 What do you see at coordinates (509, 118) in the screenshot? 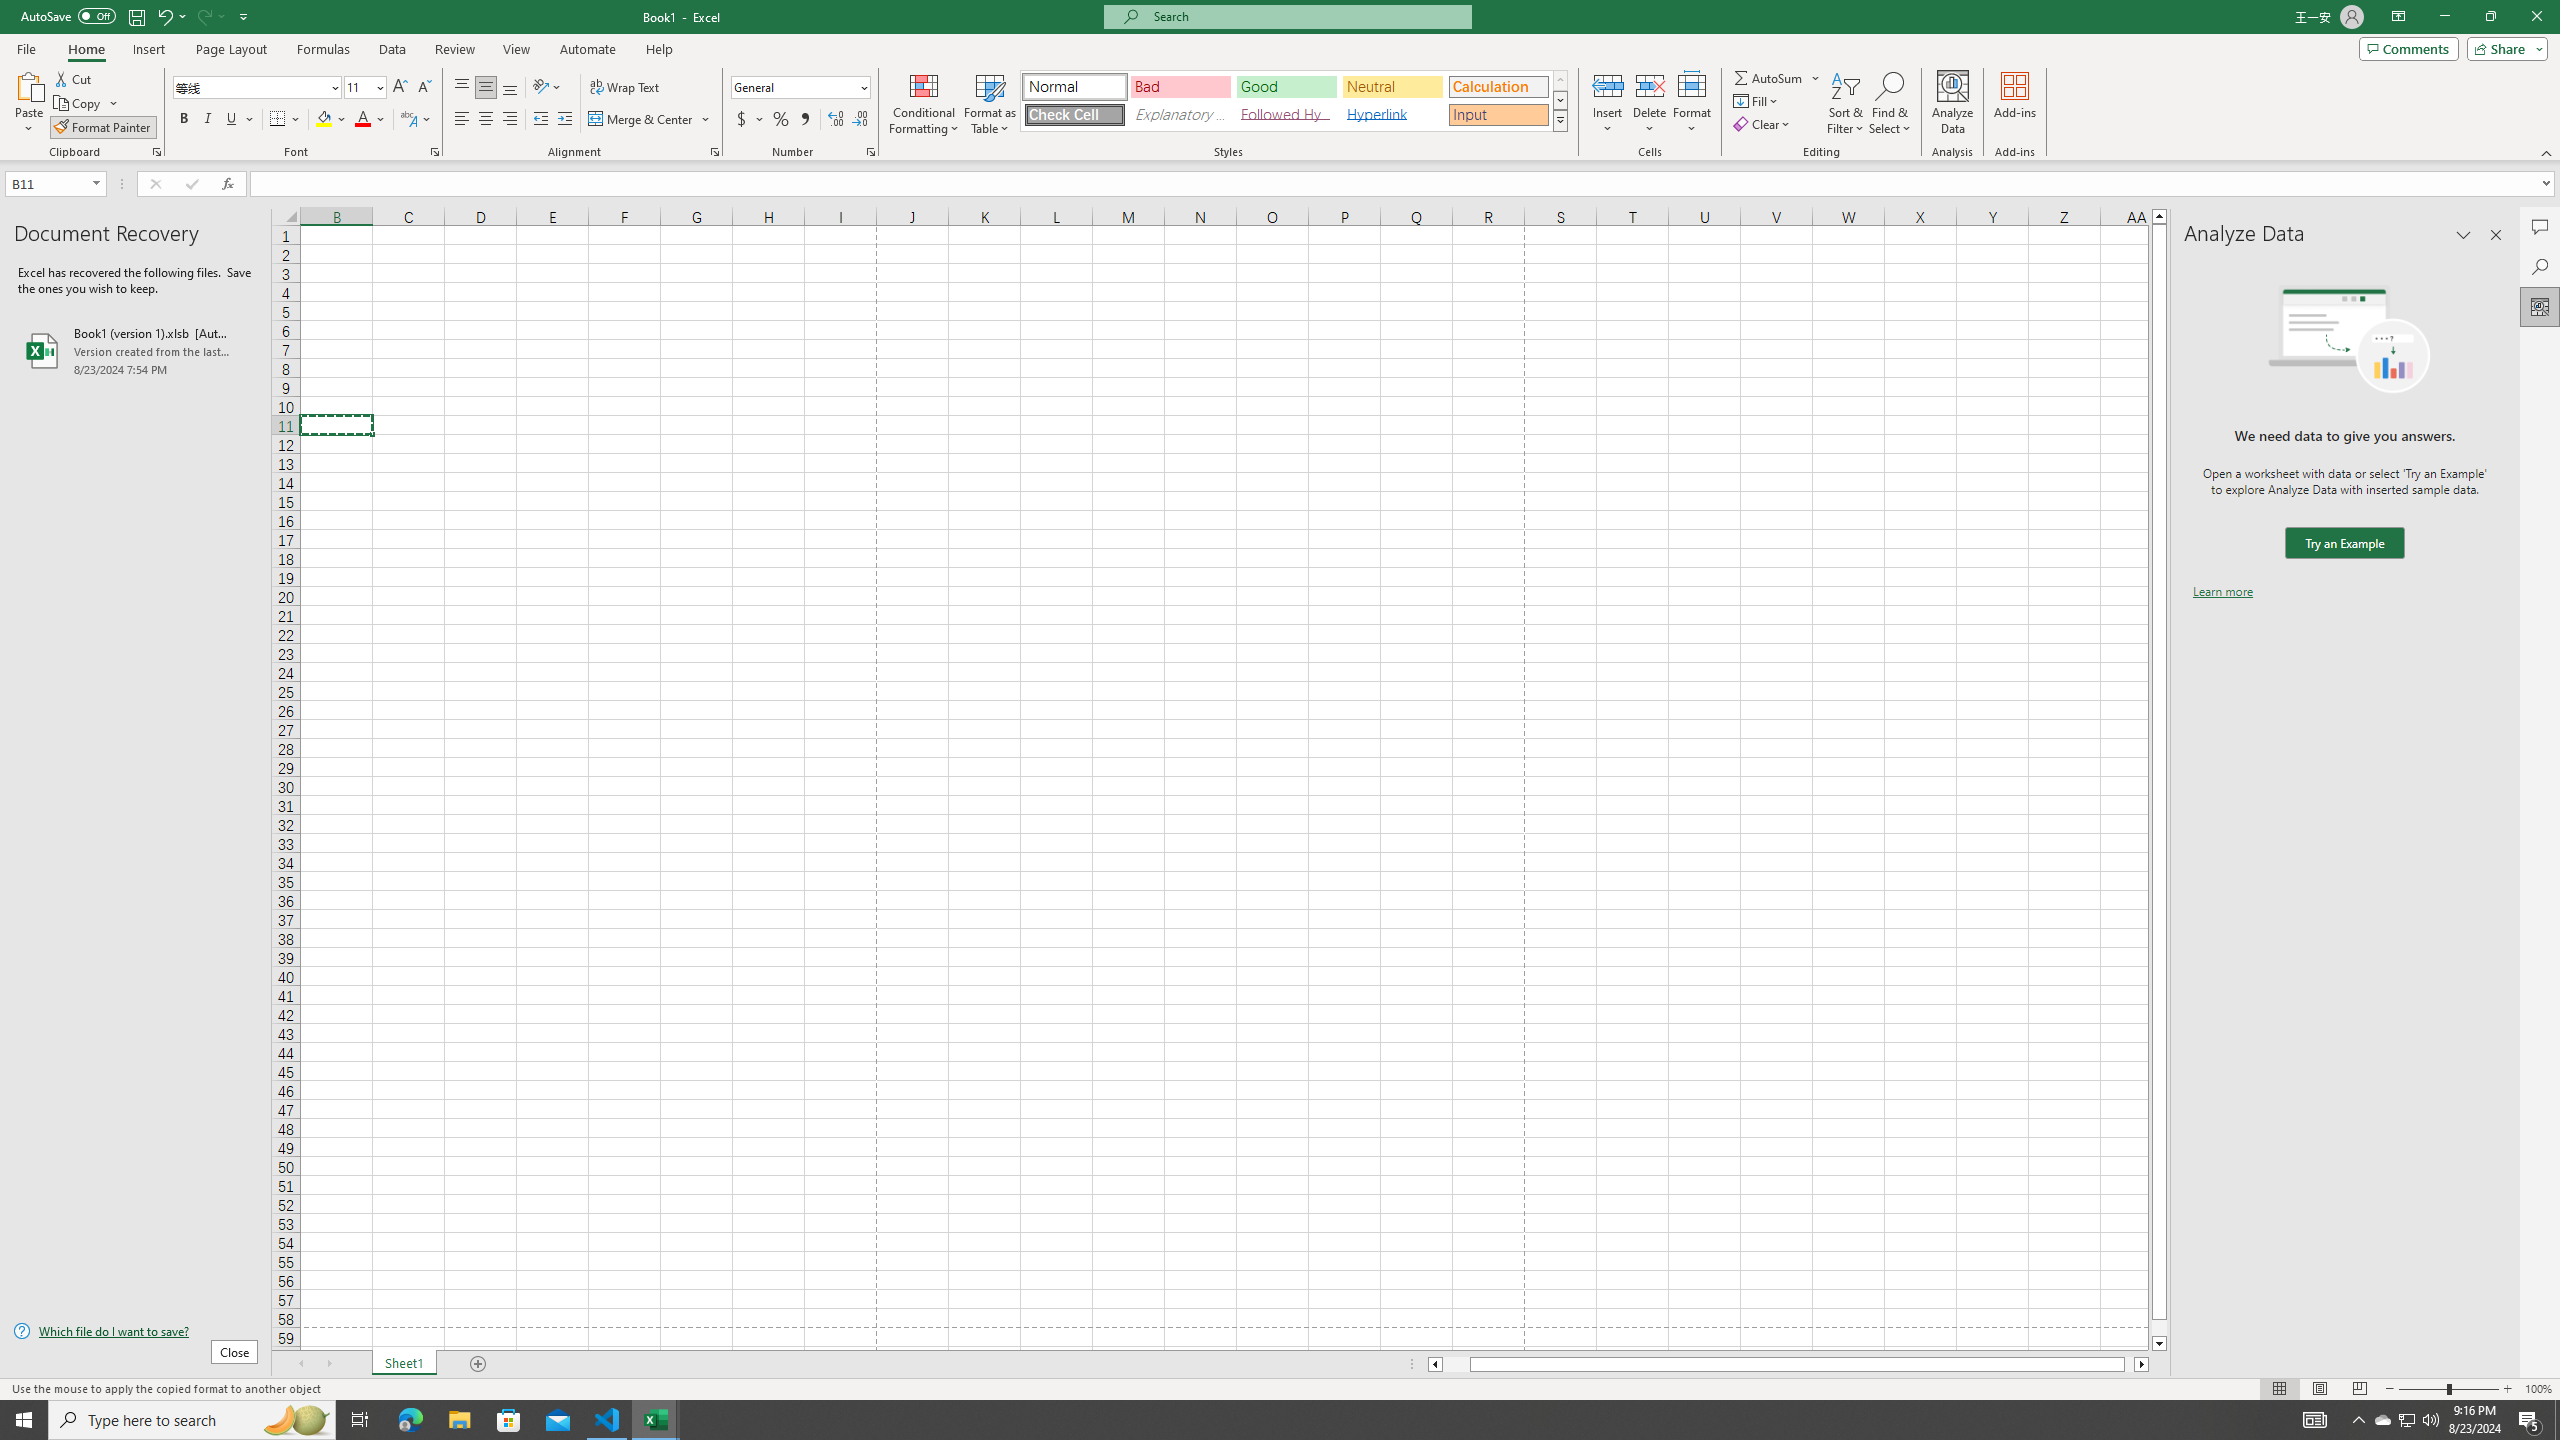
I see `'Align Right'` at bounding box center [509, 118].